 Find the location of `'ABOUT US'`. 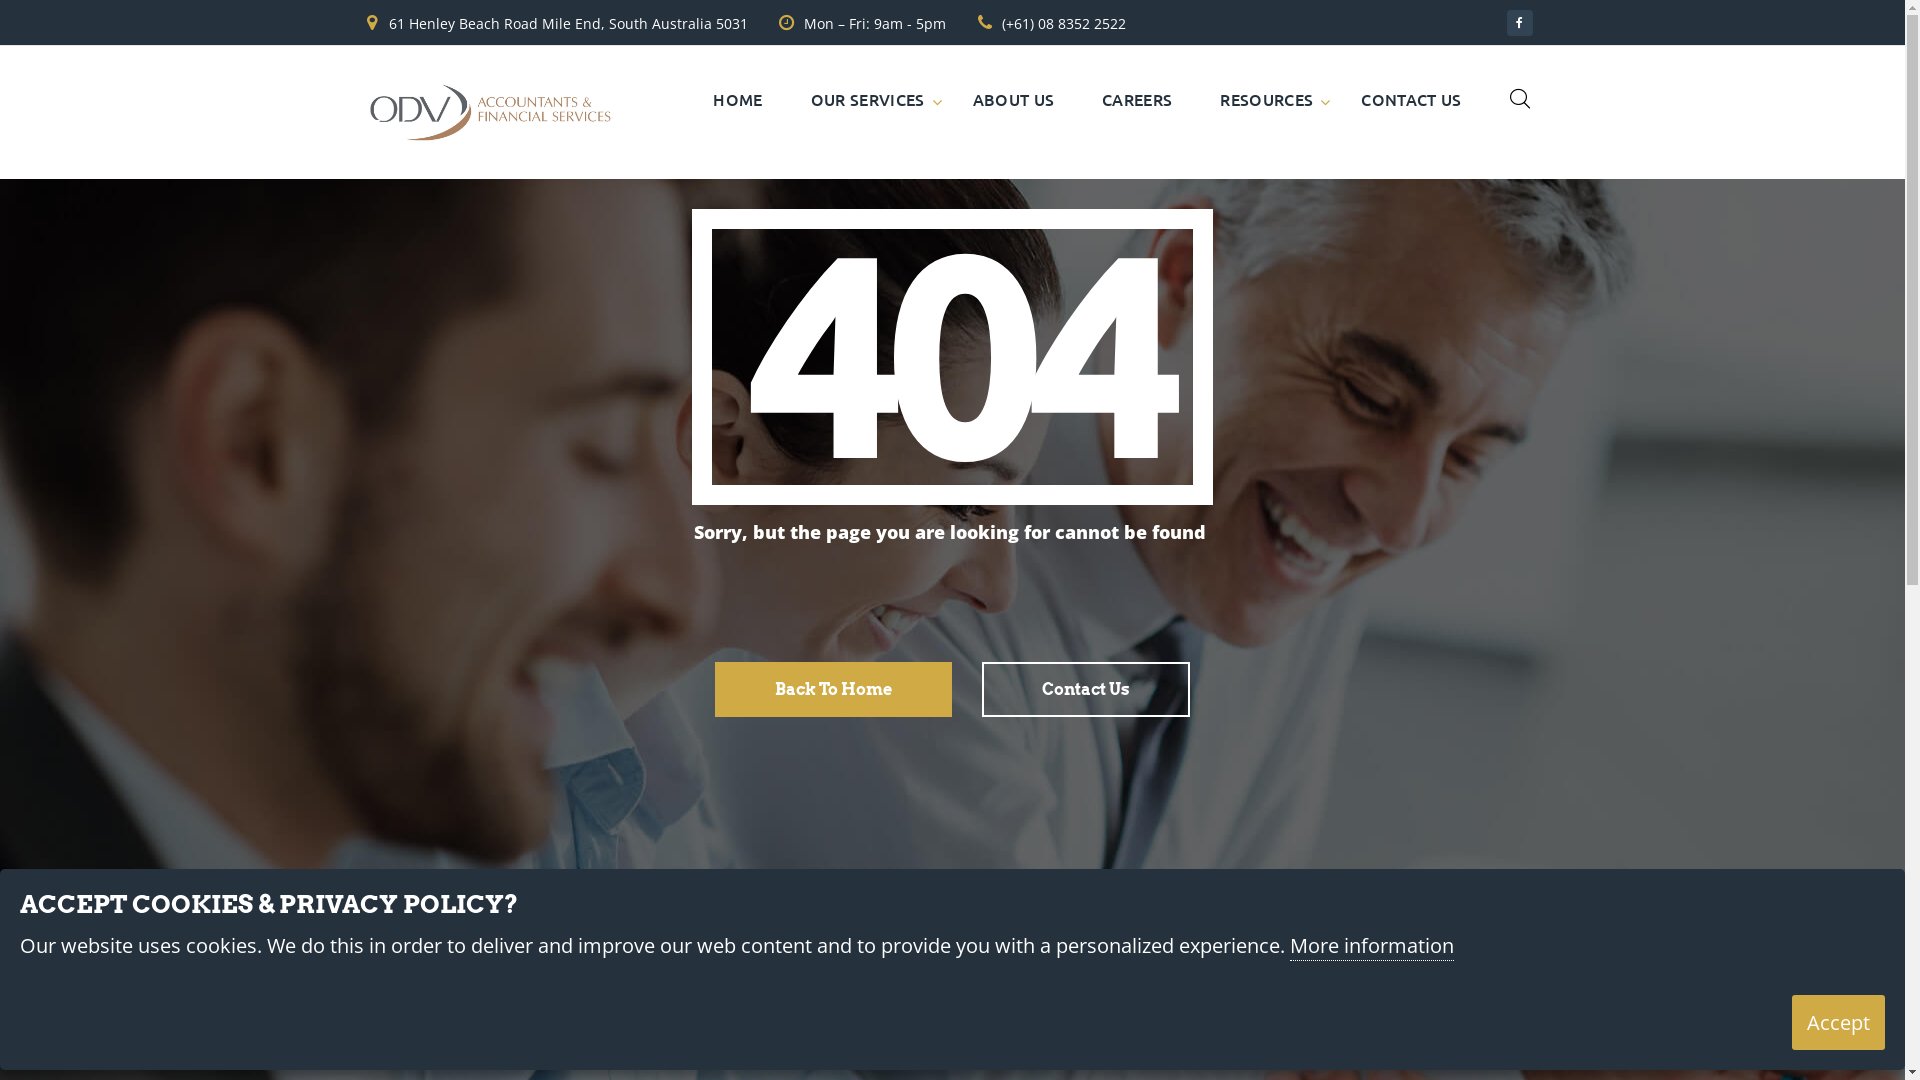

'ABOUT US' is located at coordinates (1013, 99).